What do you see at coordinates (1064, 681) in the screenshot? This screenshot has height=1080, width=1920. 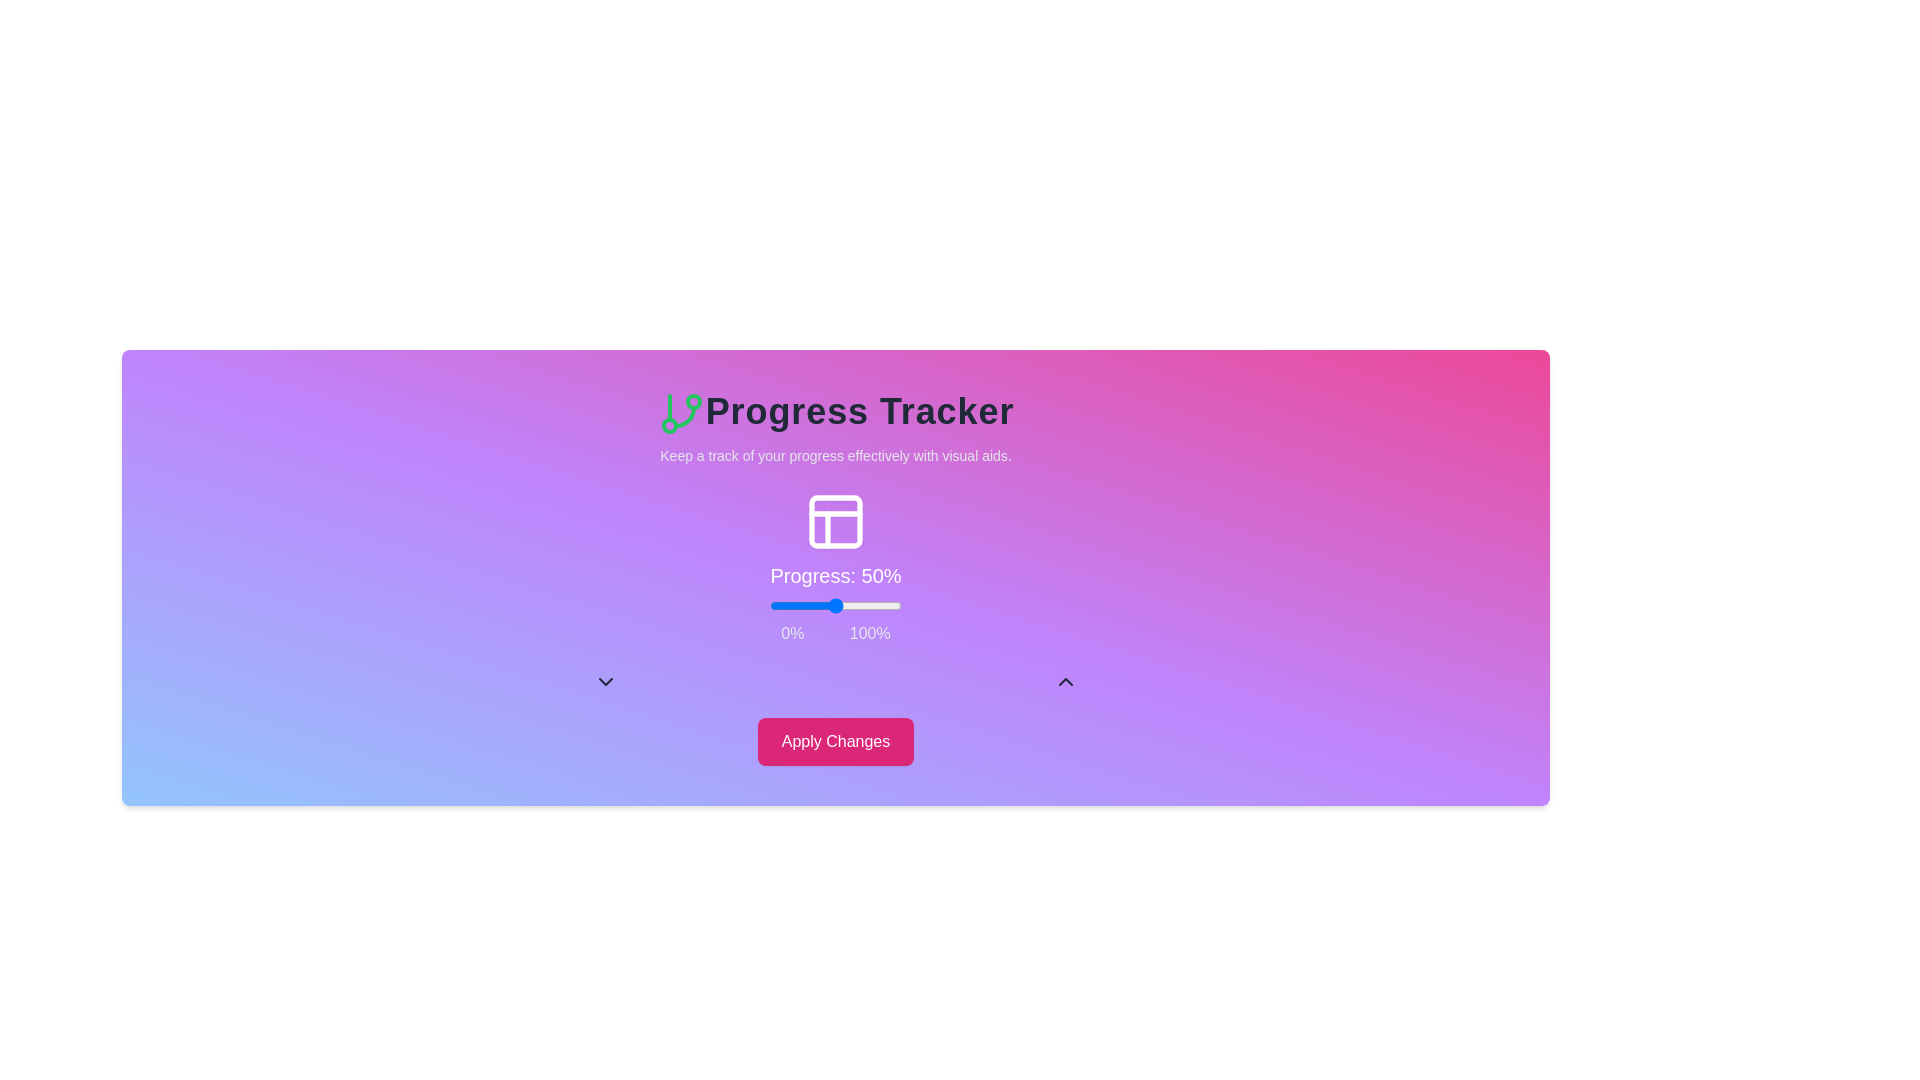 I see `increment button to increase the progress by 5%` at bounding box center [1064, 681].